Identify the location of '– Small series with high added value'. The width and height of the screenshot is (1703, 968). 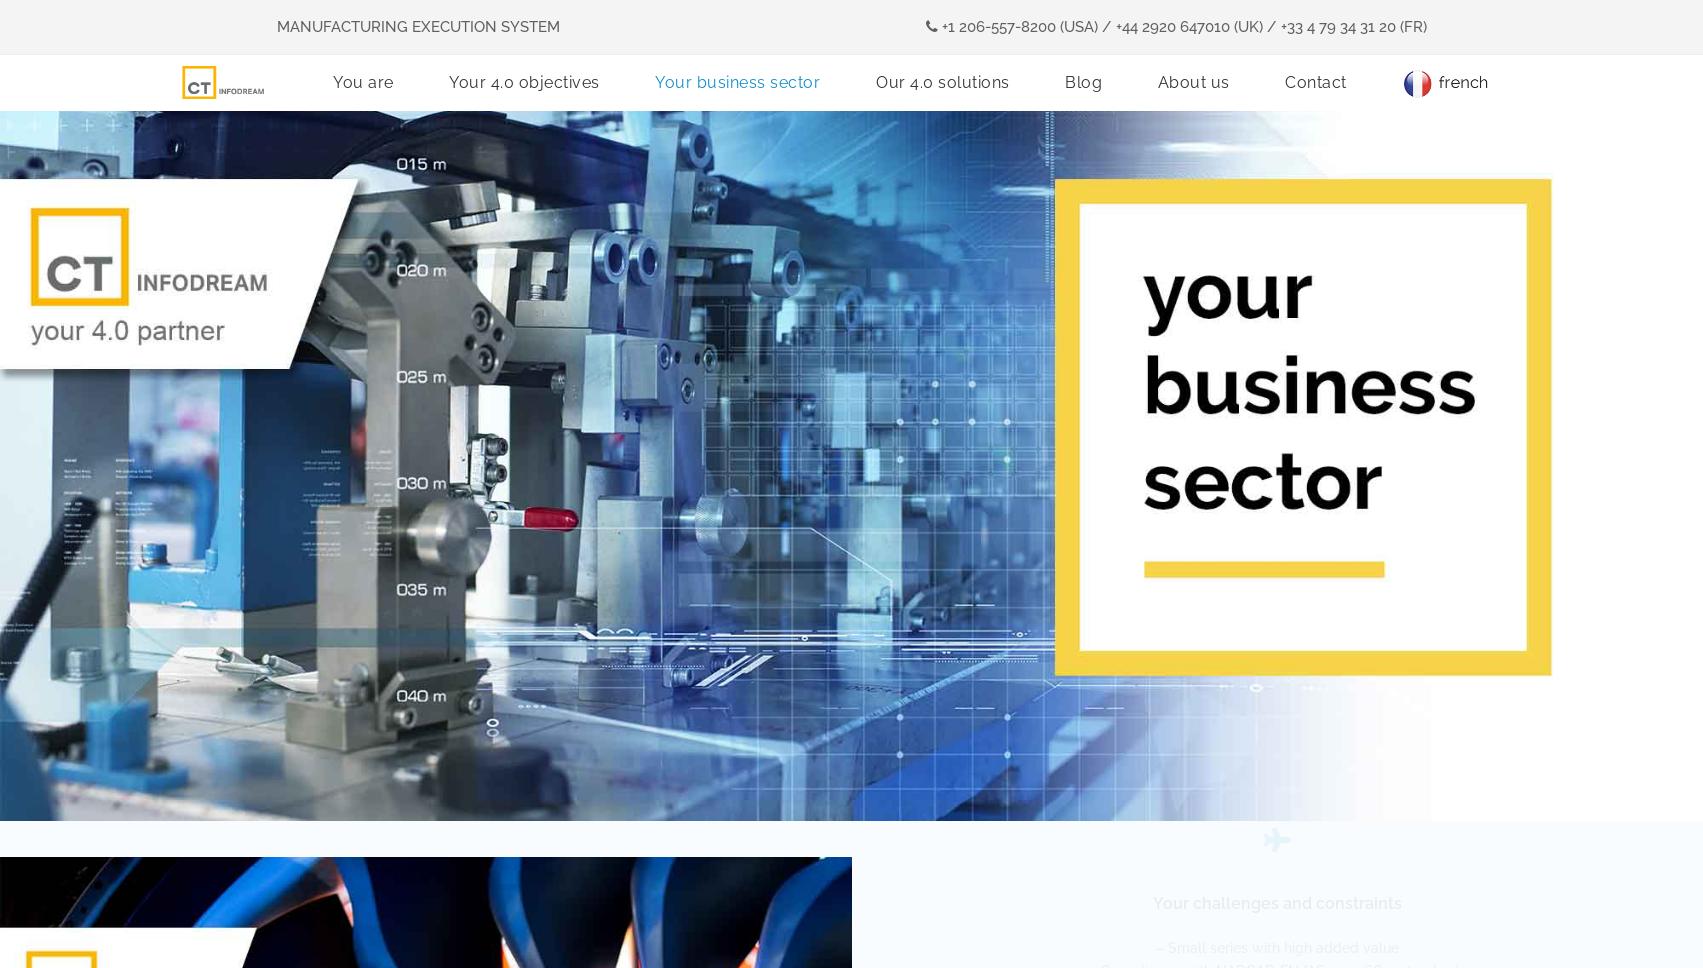
(1275, 946).